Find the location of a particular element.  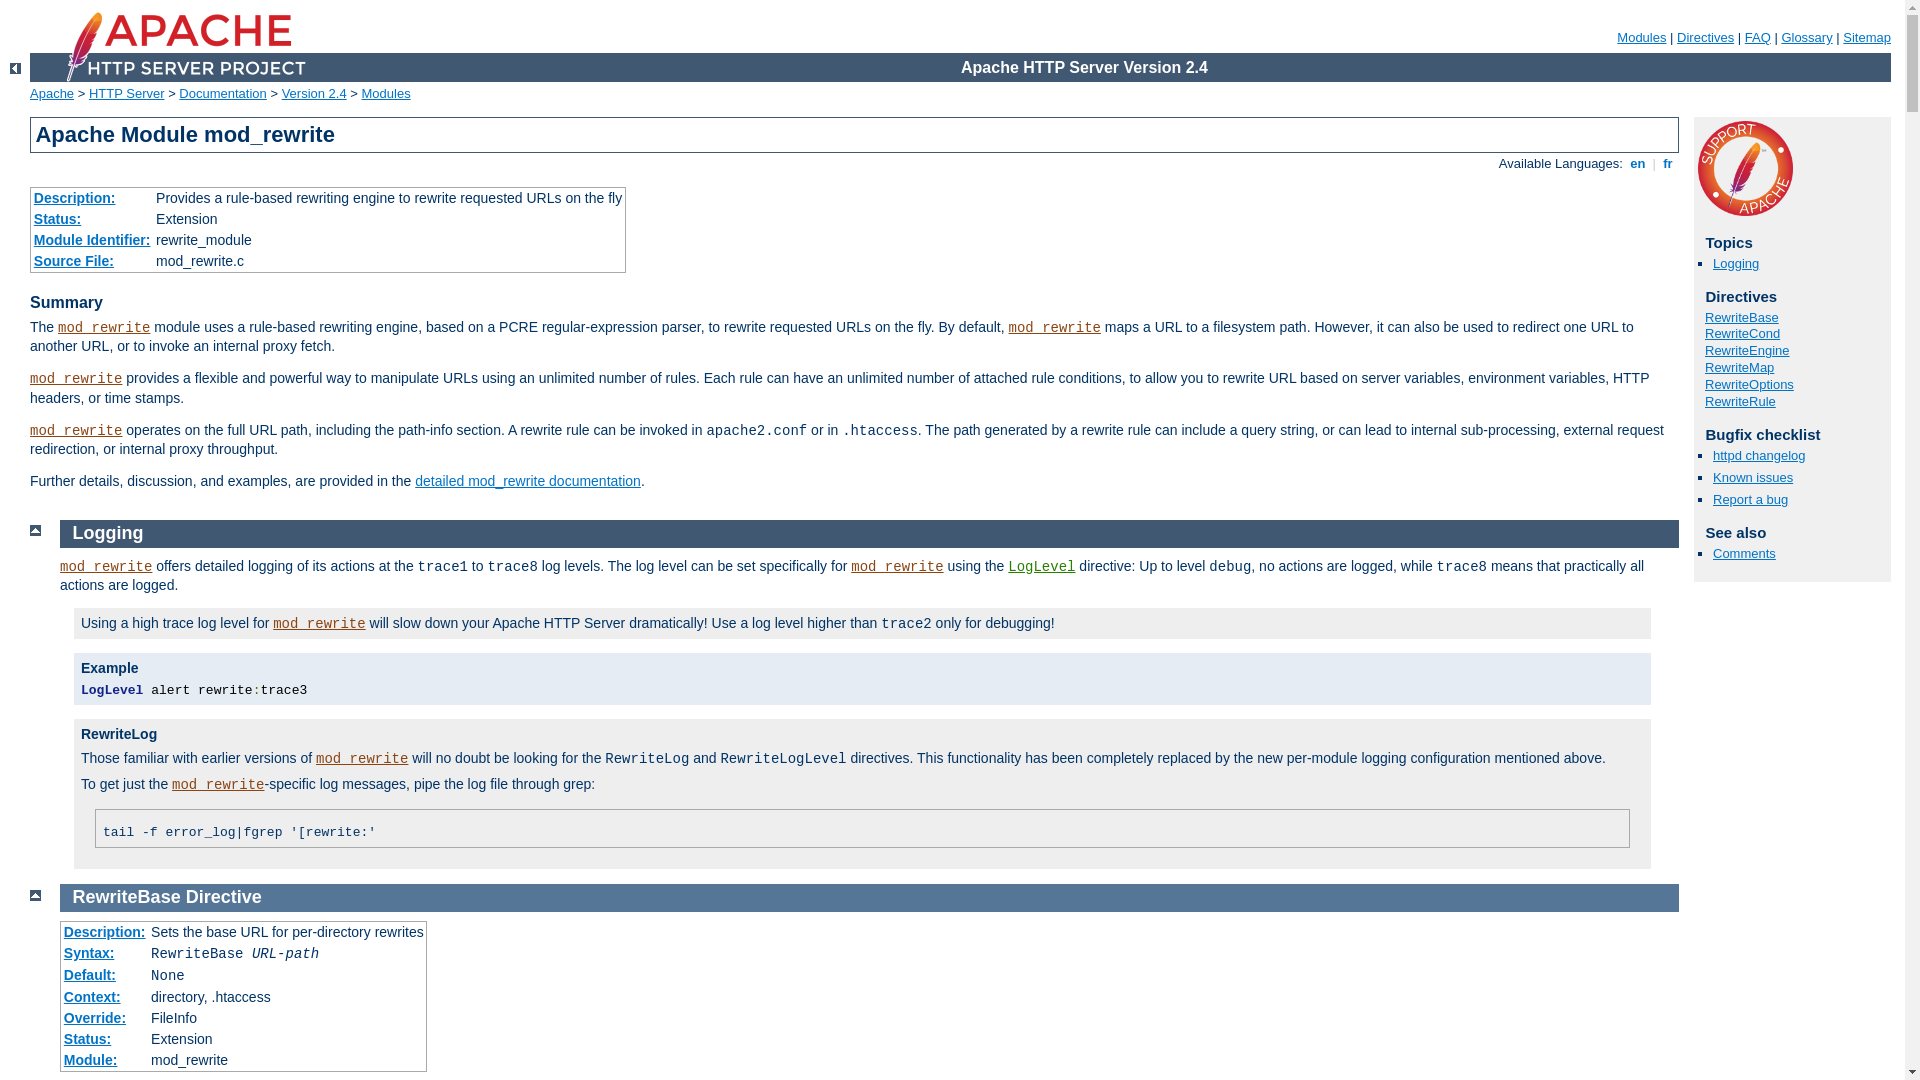

'mod_rewrite' is located at coordinates (896, 567).